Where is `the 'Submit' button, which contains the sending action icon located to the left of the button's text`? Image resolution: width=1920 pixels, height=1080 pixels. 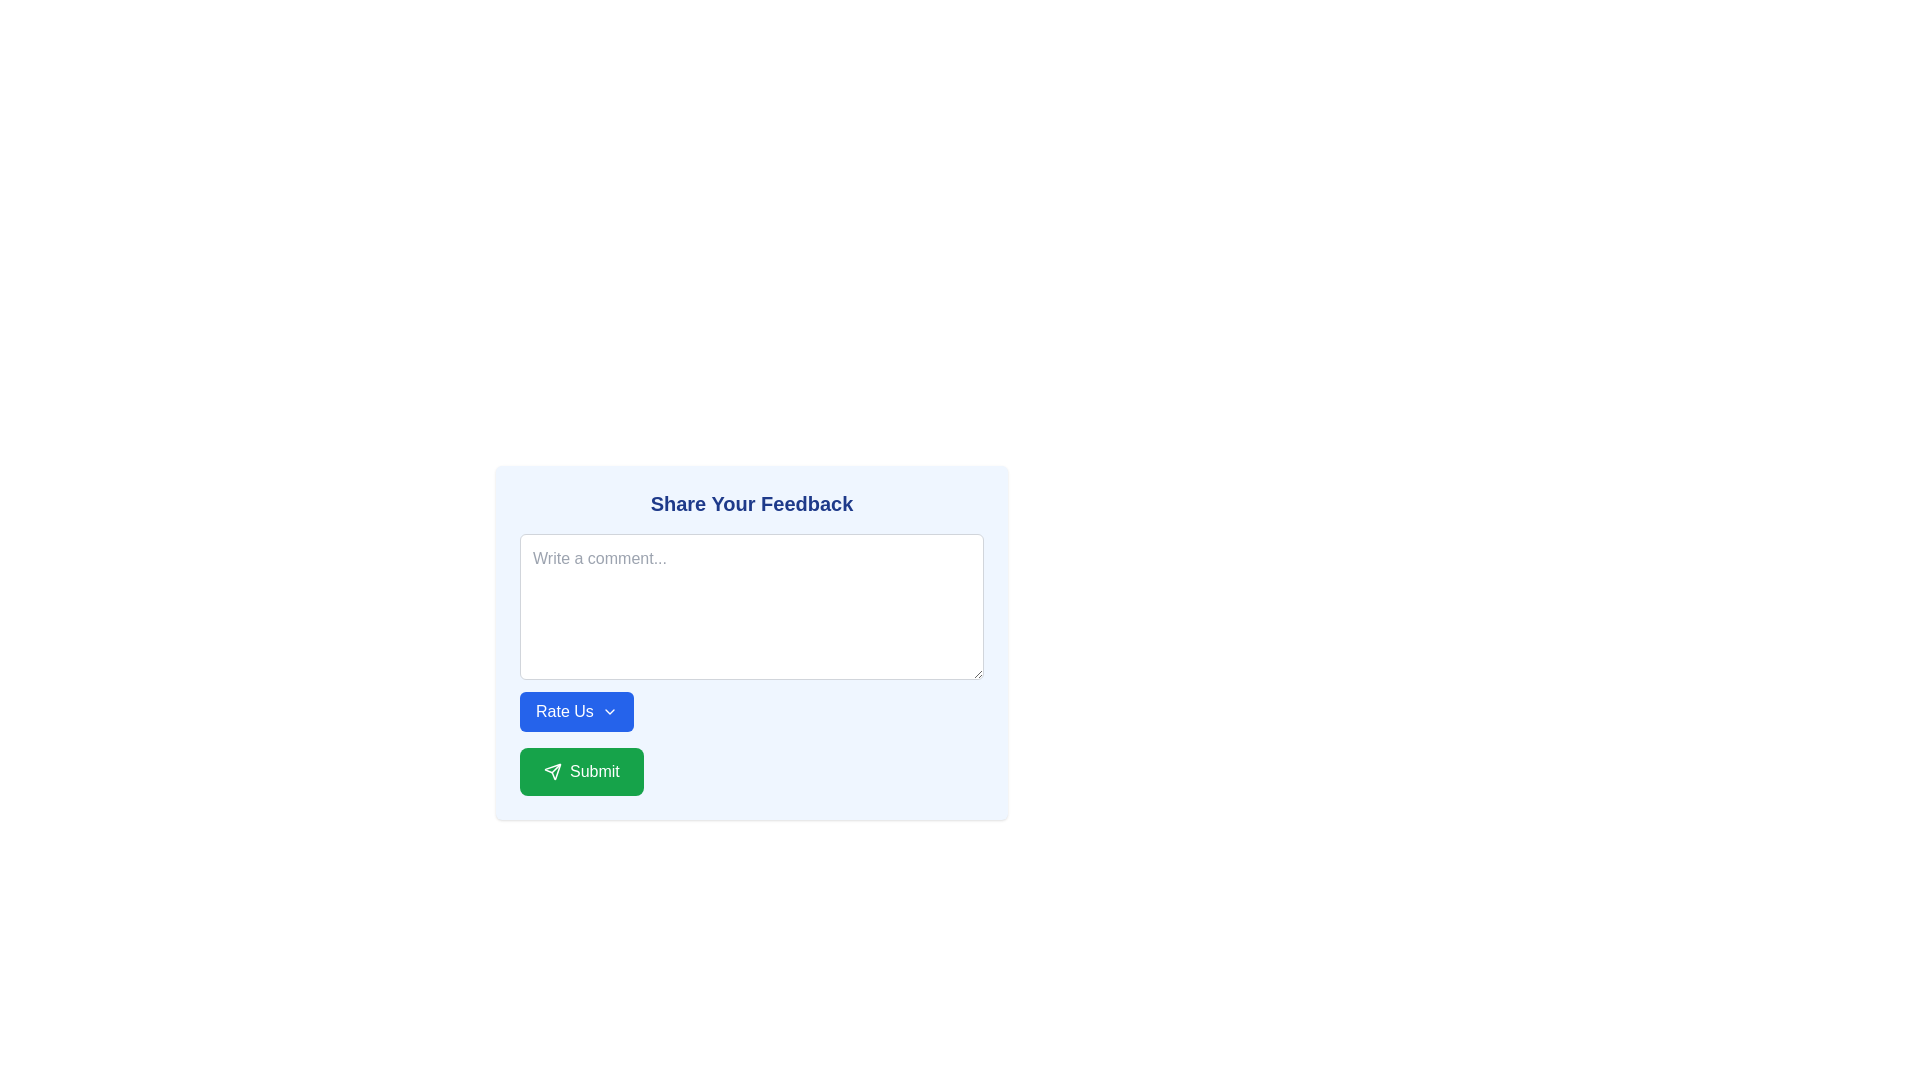
the 'Submit' button, which contains the sending action icon located to the left of the button's text is located at coordinates (552, 770).